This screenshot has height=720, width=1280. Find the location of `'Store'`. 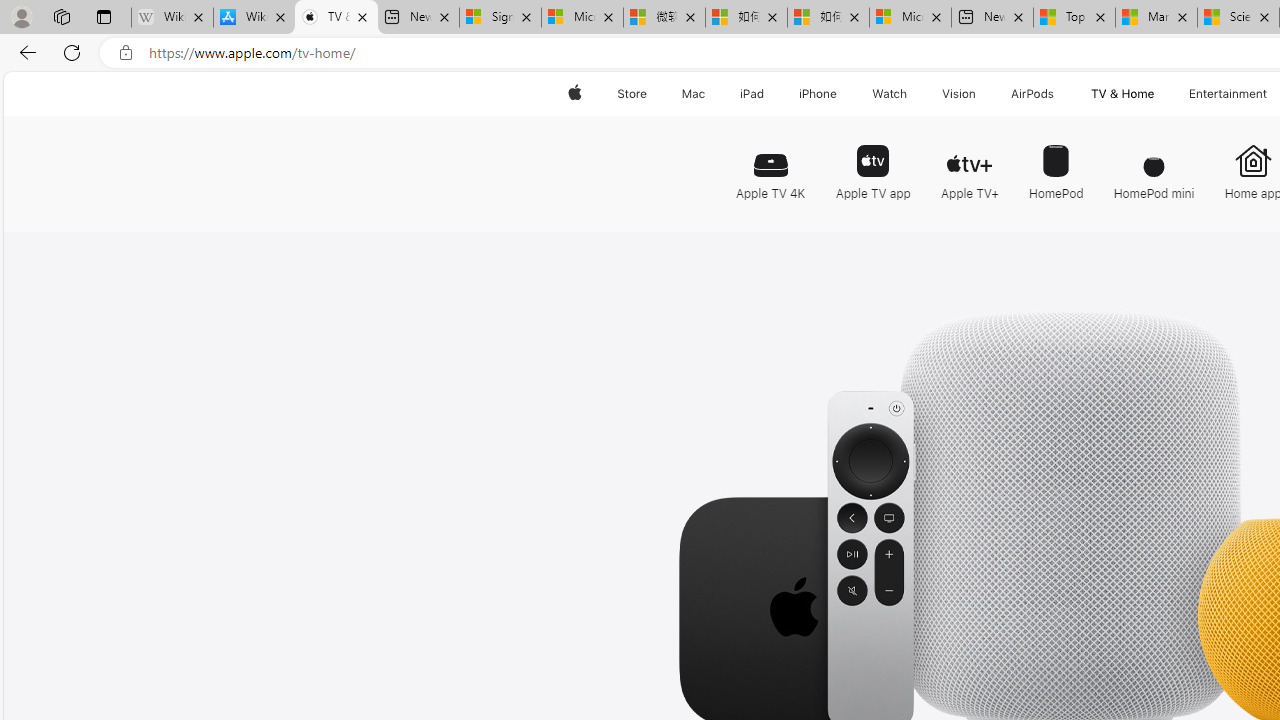

'Store' is located at coordinates (630, 93).